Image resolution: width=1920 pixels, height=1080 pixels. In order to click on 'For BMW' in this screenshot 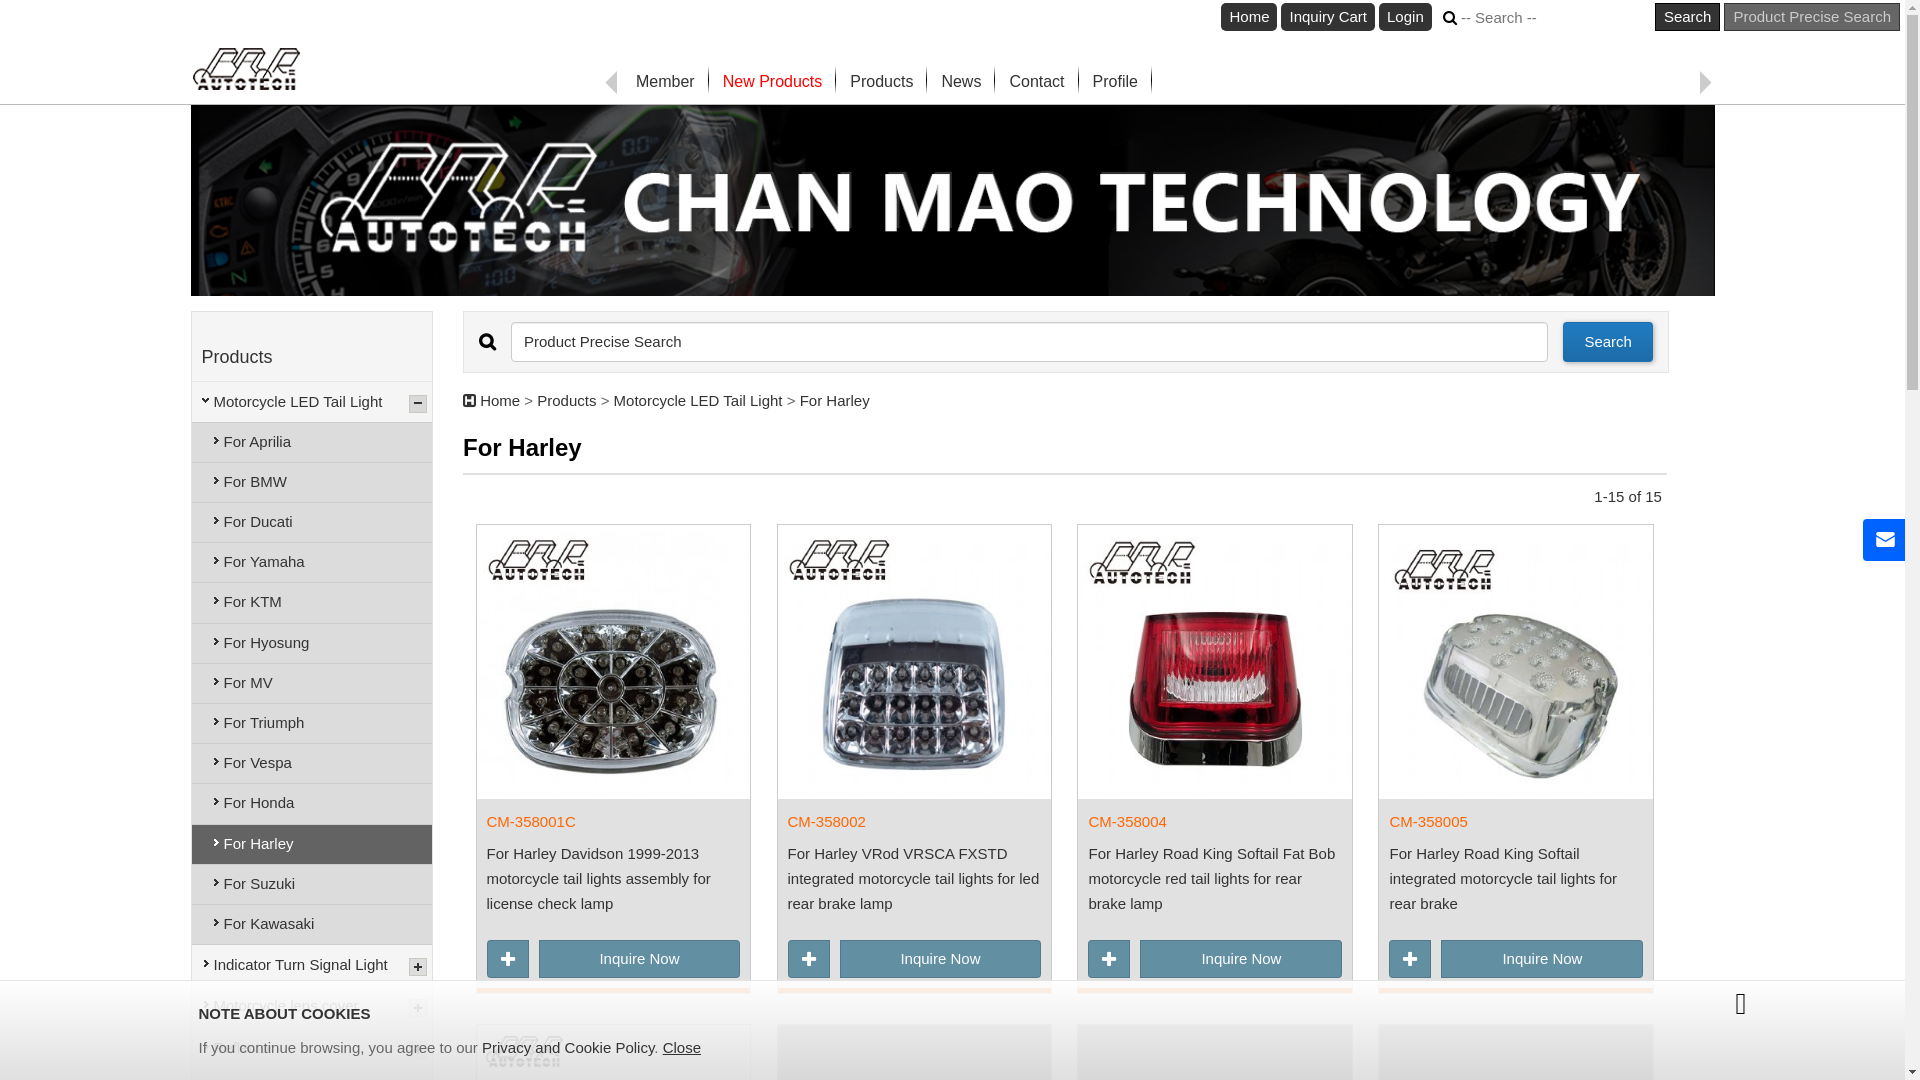, I will do `click(311, 482)`.